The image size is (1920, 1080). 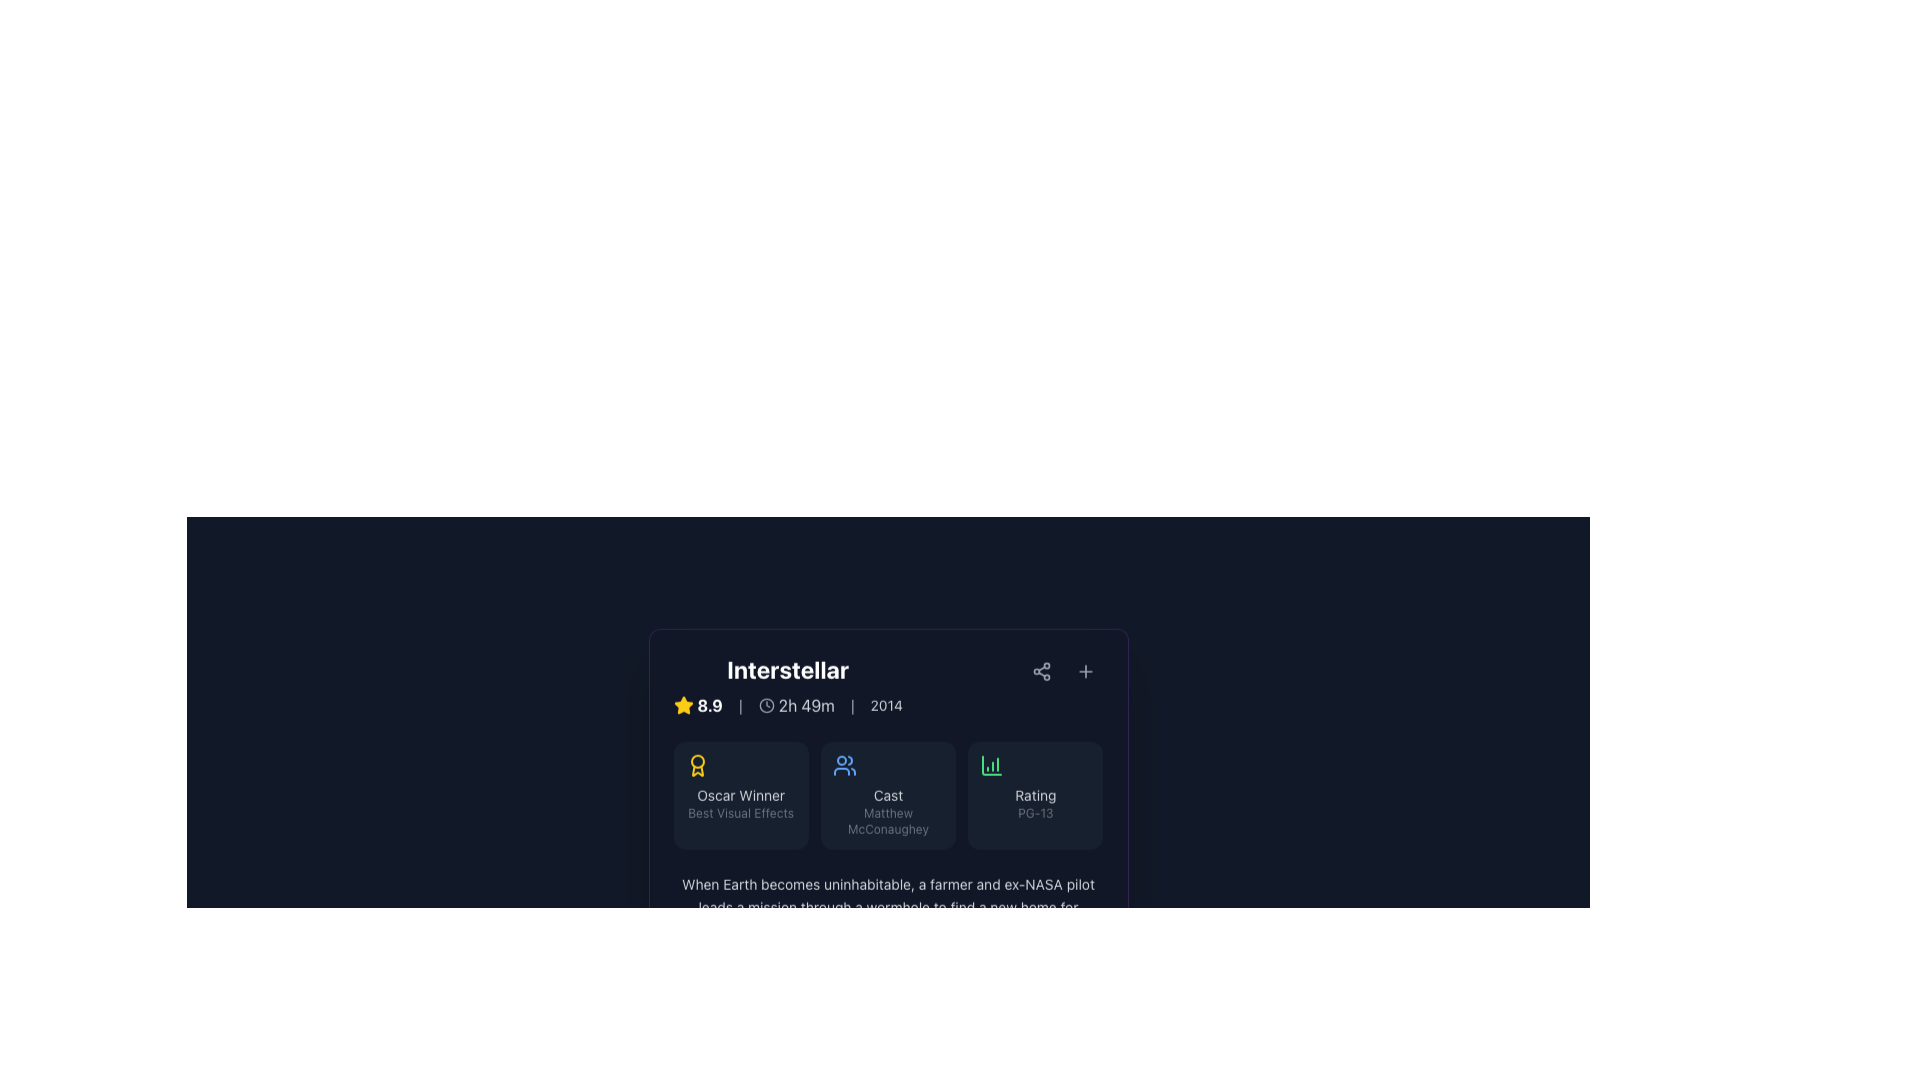 What do you see at coordinates (1040, 671) in the screenshot?
I see `the interactive sharing icon located in the upper-right corner of the movie details card` at bounding box center [1040, 671].